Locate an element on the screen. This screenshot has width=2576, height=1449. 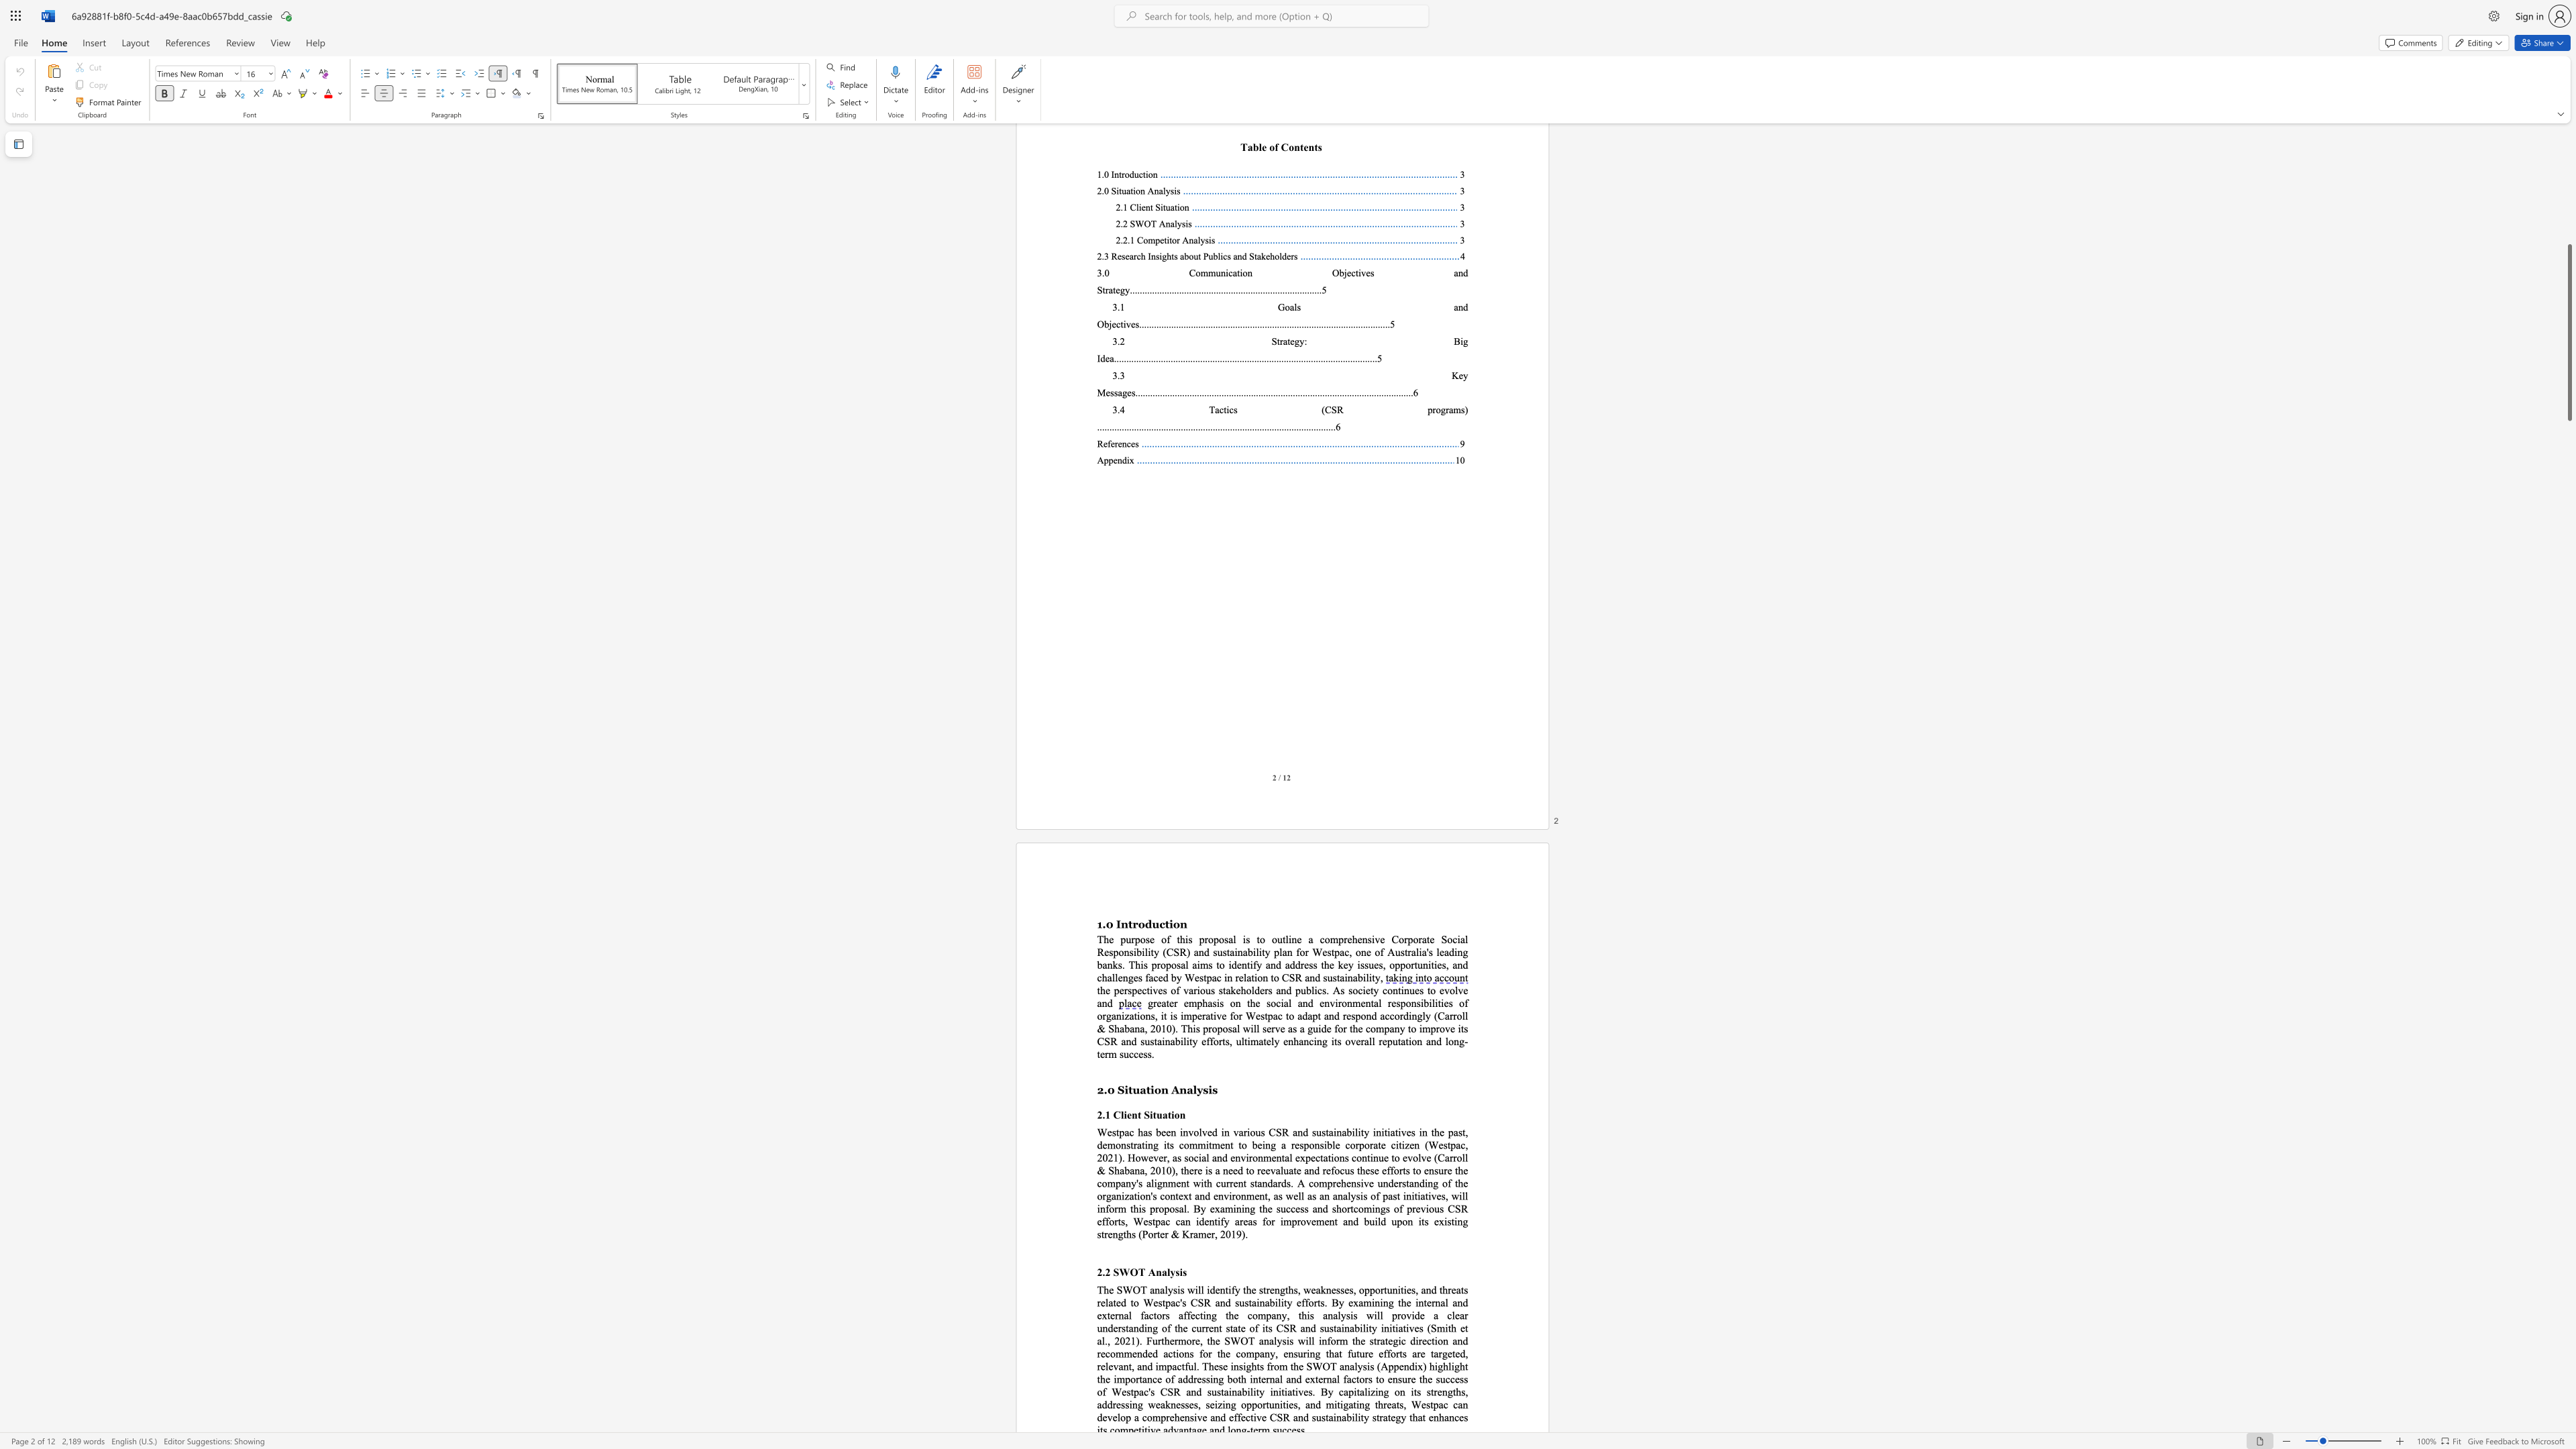
the subset text "il" within the text "The SWOT analysis will" is located at coordinates (1195, 1288).